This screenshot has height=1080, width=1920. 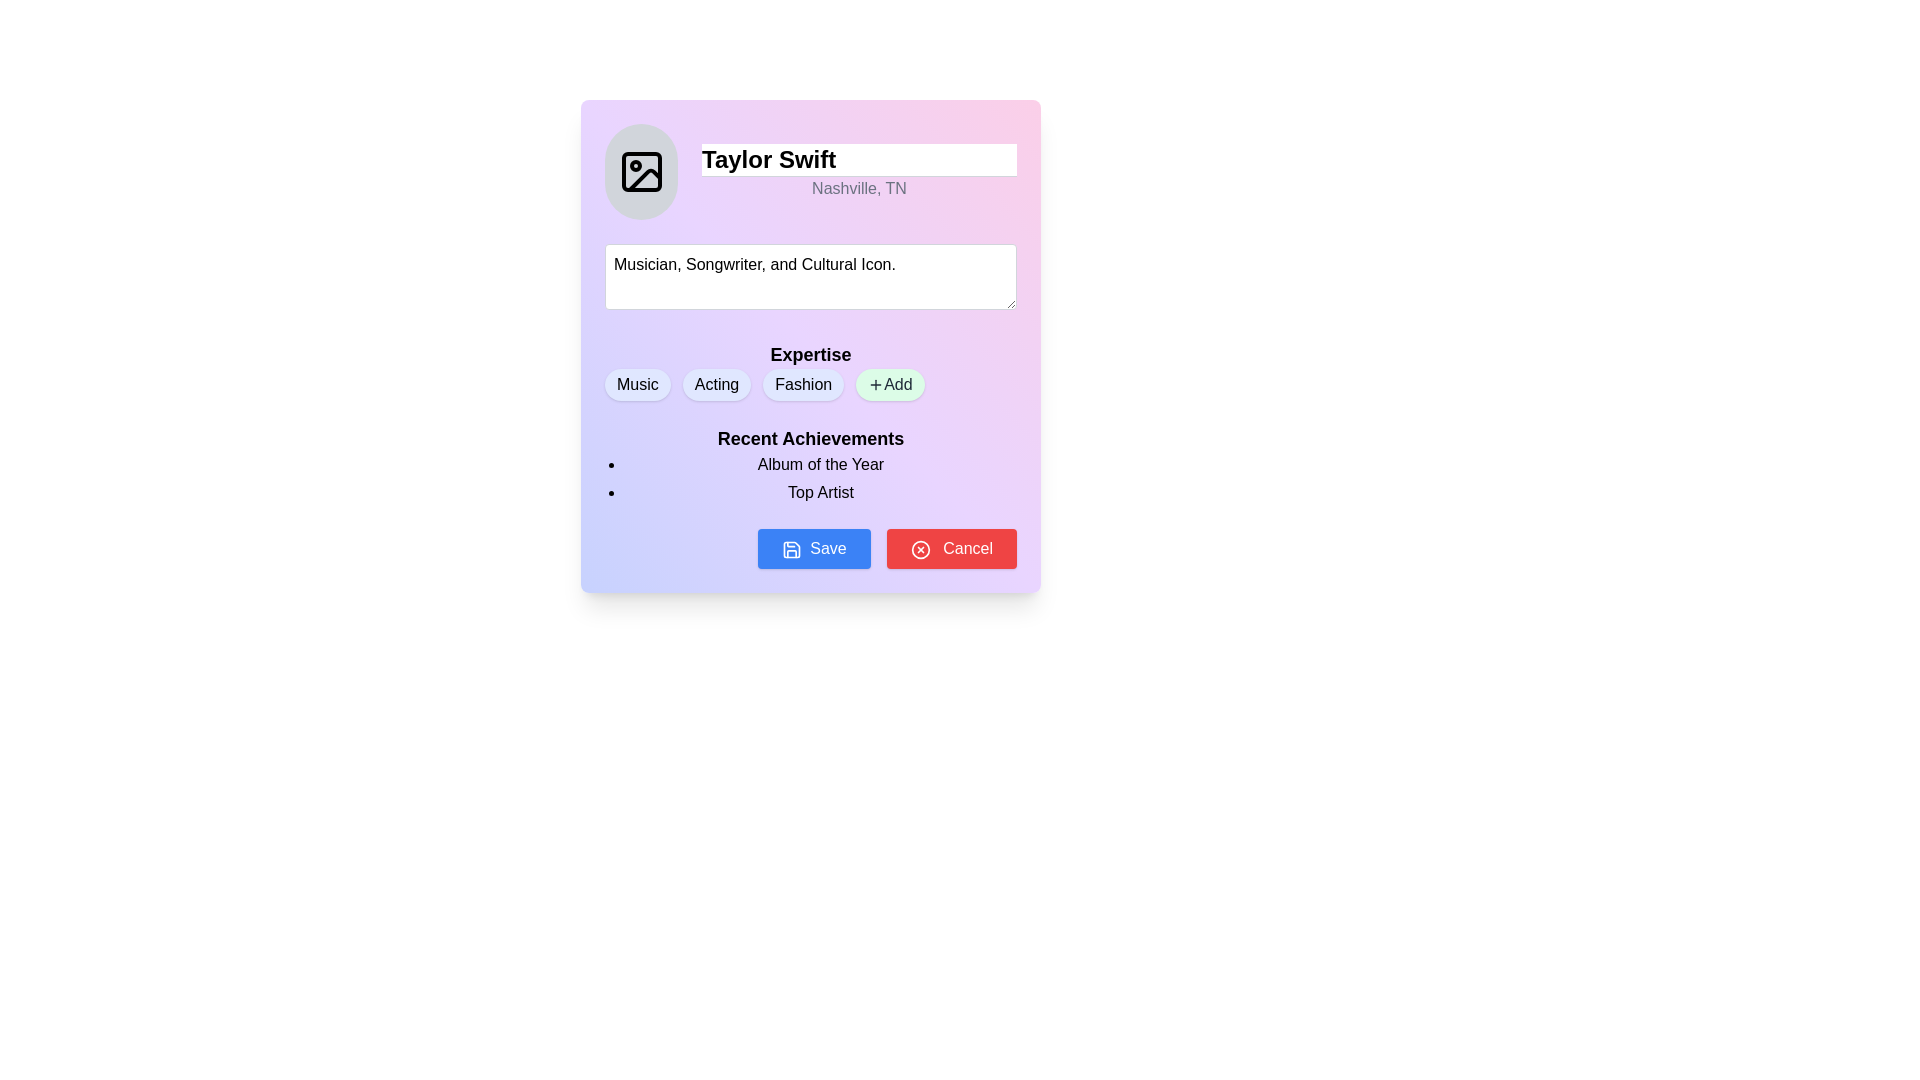 What do you see at coordinates (876, 385) in the screenshot?
I see `the 'Add' icon located inside the button at the rightmost side of the row of expertise options to initiate an adding action` at bounding box center [876, 385].